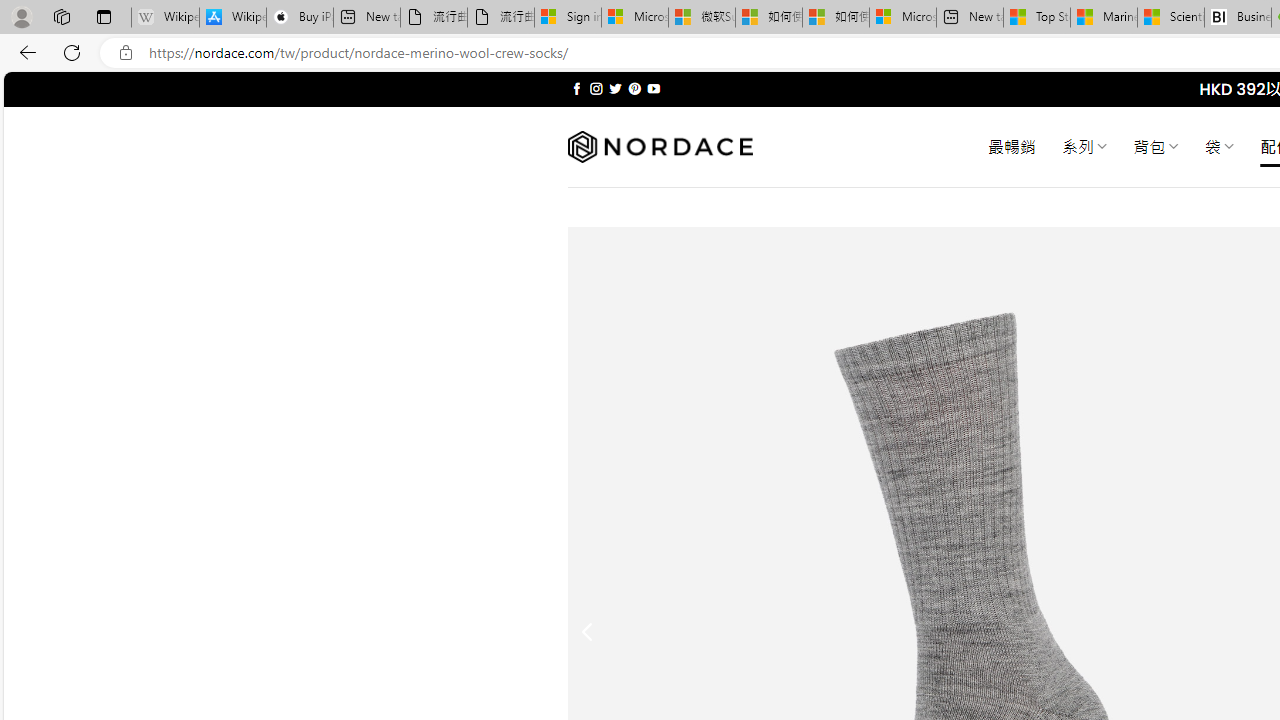  I want to click on 'Follow on YouTube', so click(653, 88).